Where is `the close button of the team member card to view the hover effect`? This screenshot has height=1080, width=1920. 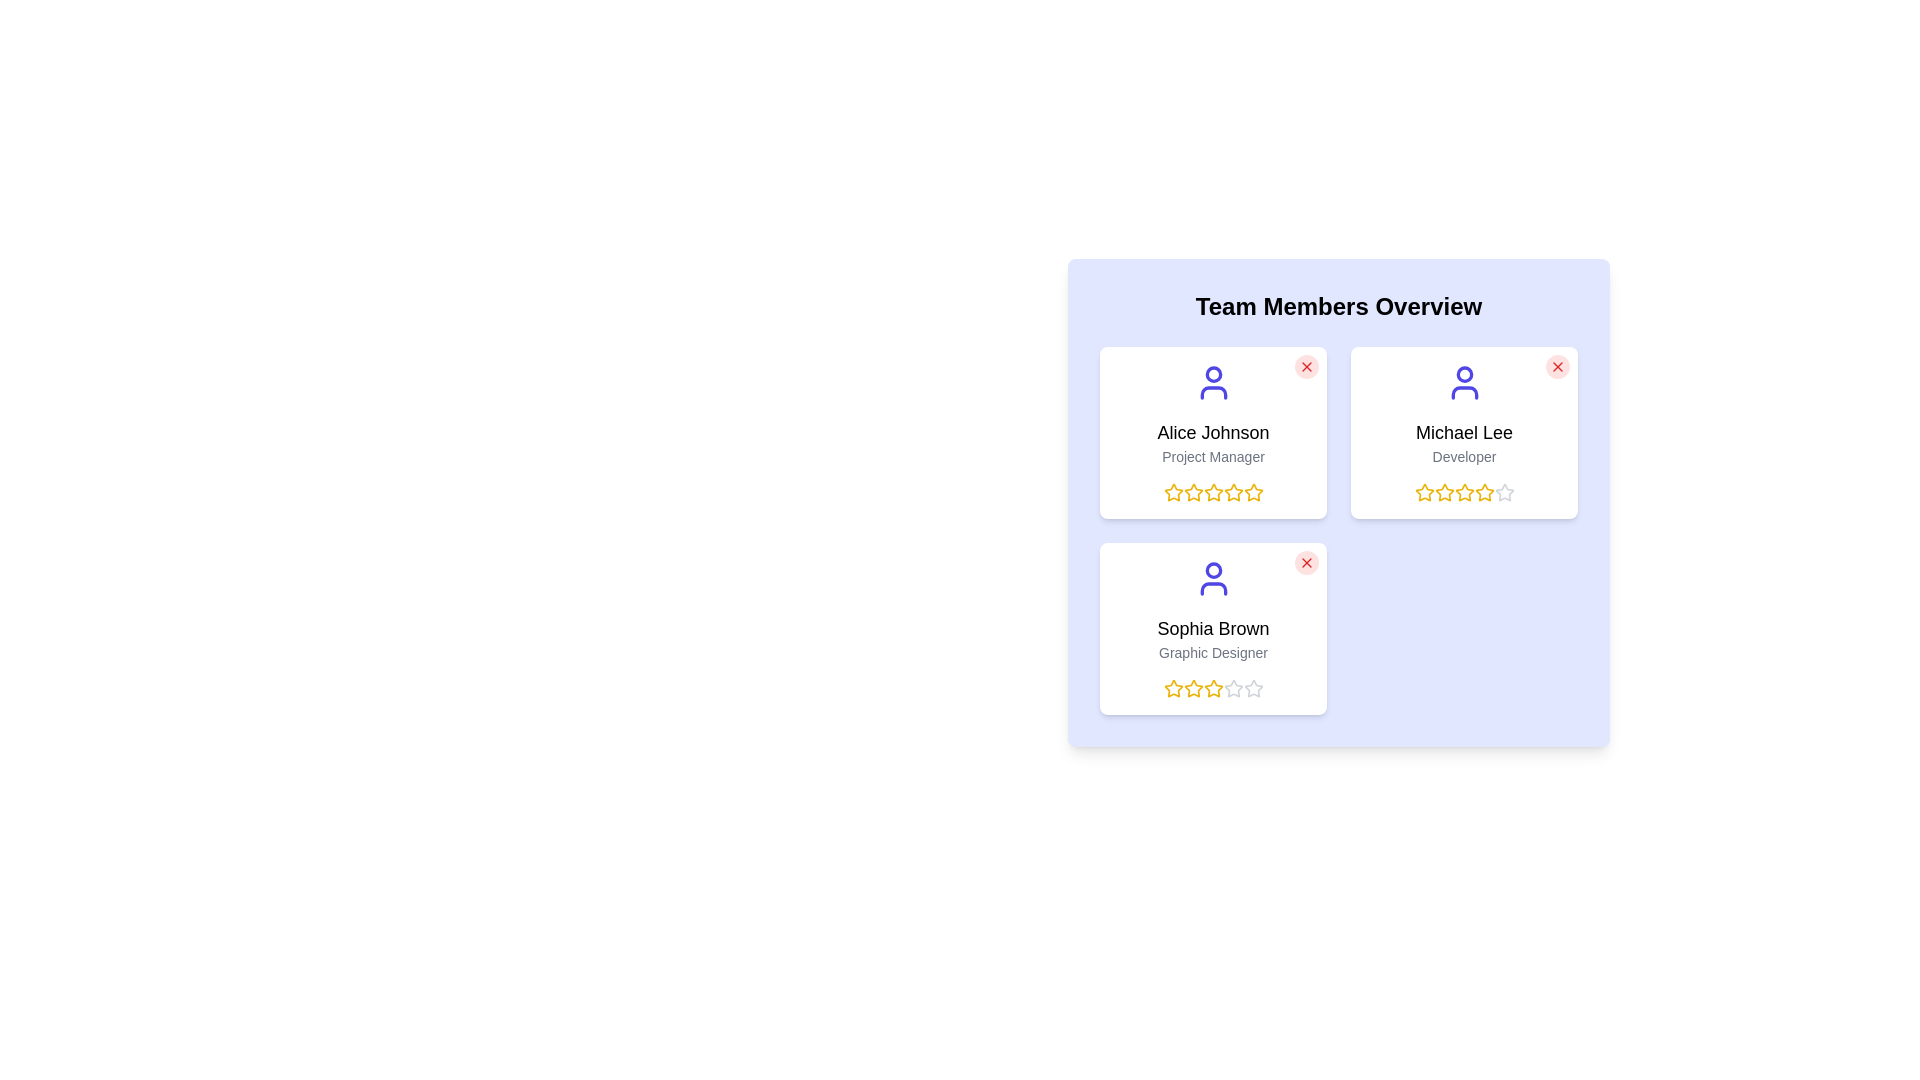 the close button of the team member card to view the hover effect is located at coordinates (1306, 366).